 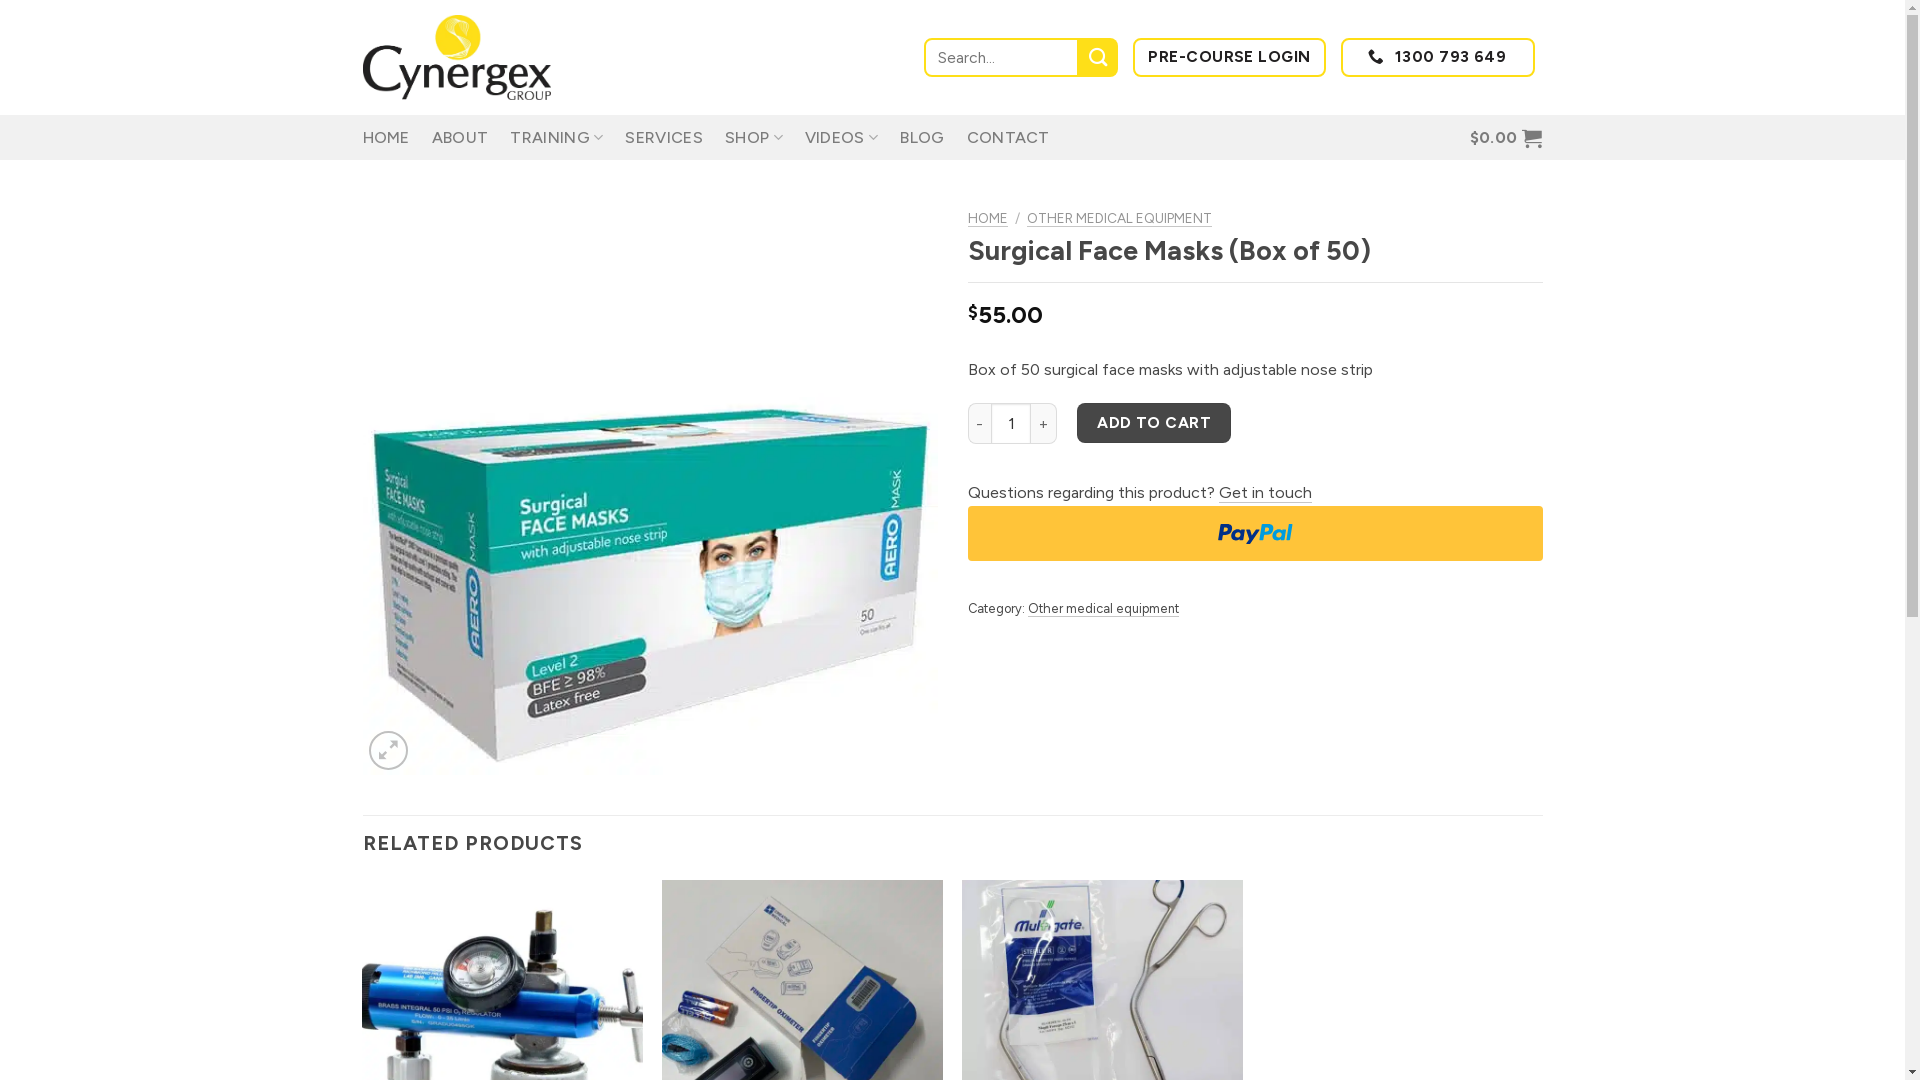 I want to click on 'Zoom', so click(x=388, y=750).